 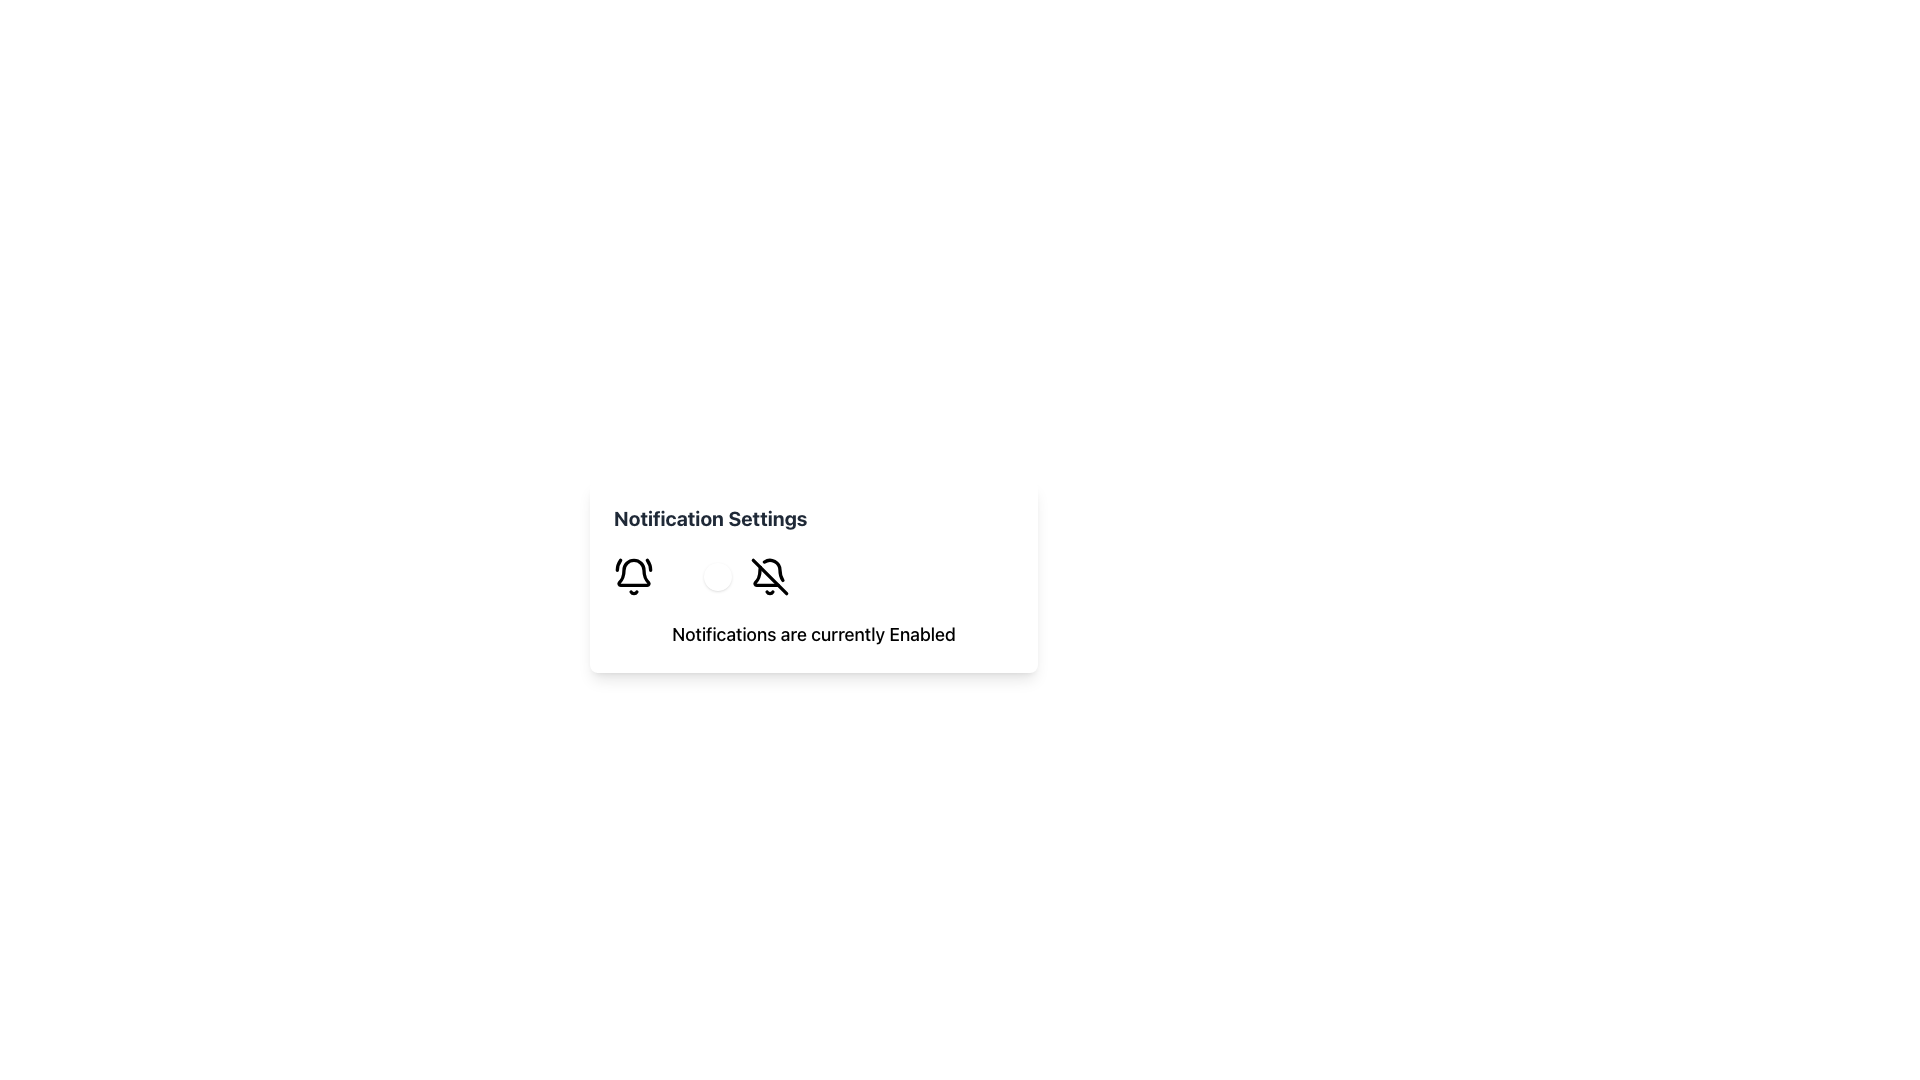 What do you see at coordinates (768, 577) in the screenshot?
I see `the muted notification icon located in the 'Notification Settings' section, positioned below the title and to the right of a similar bell icon` at bounding box center [768, 577].